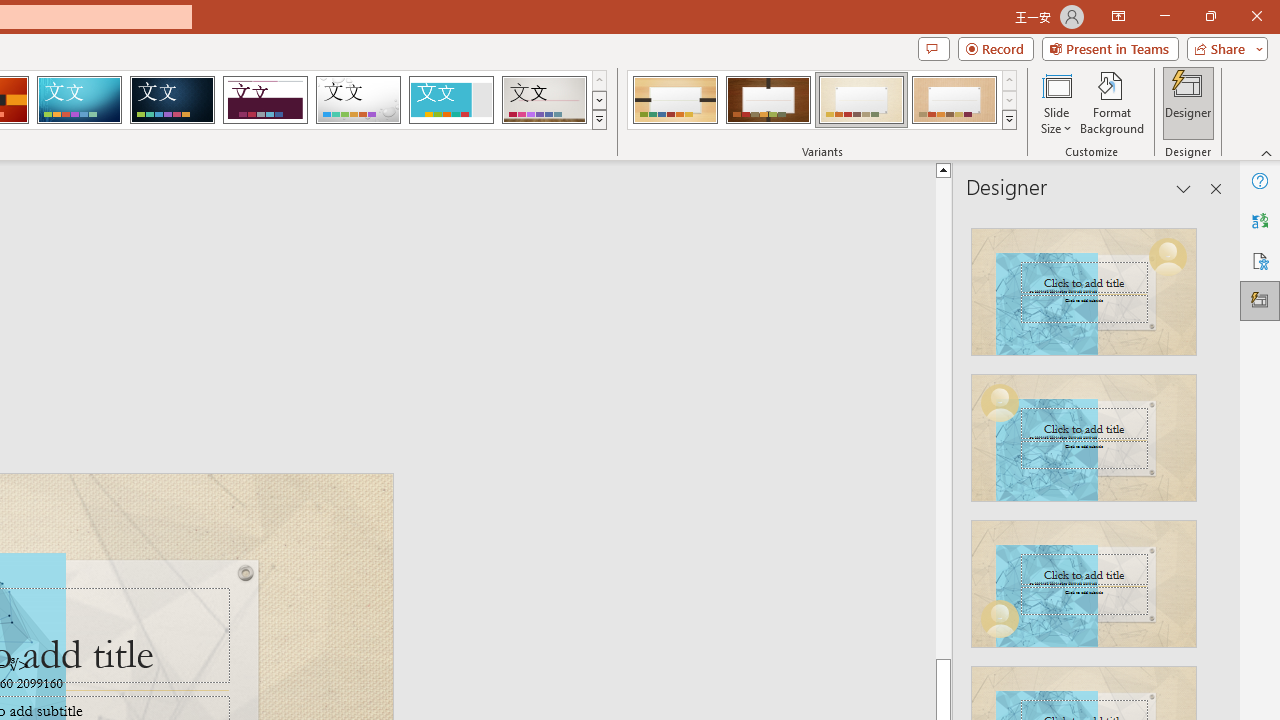 Image resolution: width=1280 pixels, height=720 pixels. Describe the element at coordinates (1111, 103) in the screenshot. I see `'Format Background'` at that location.